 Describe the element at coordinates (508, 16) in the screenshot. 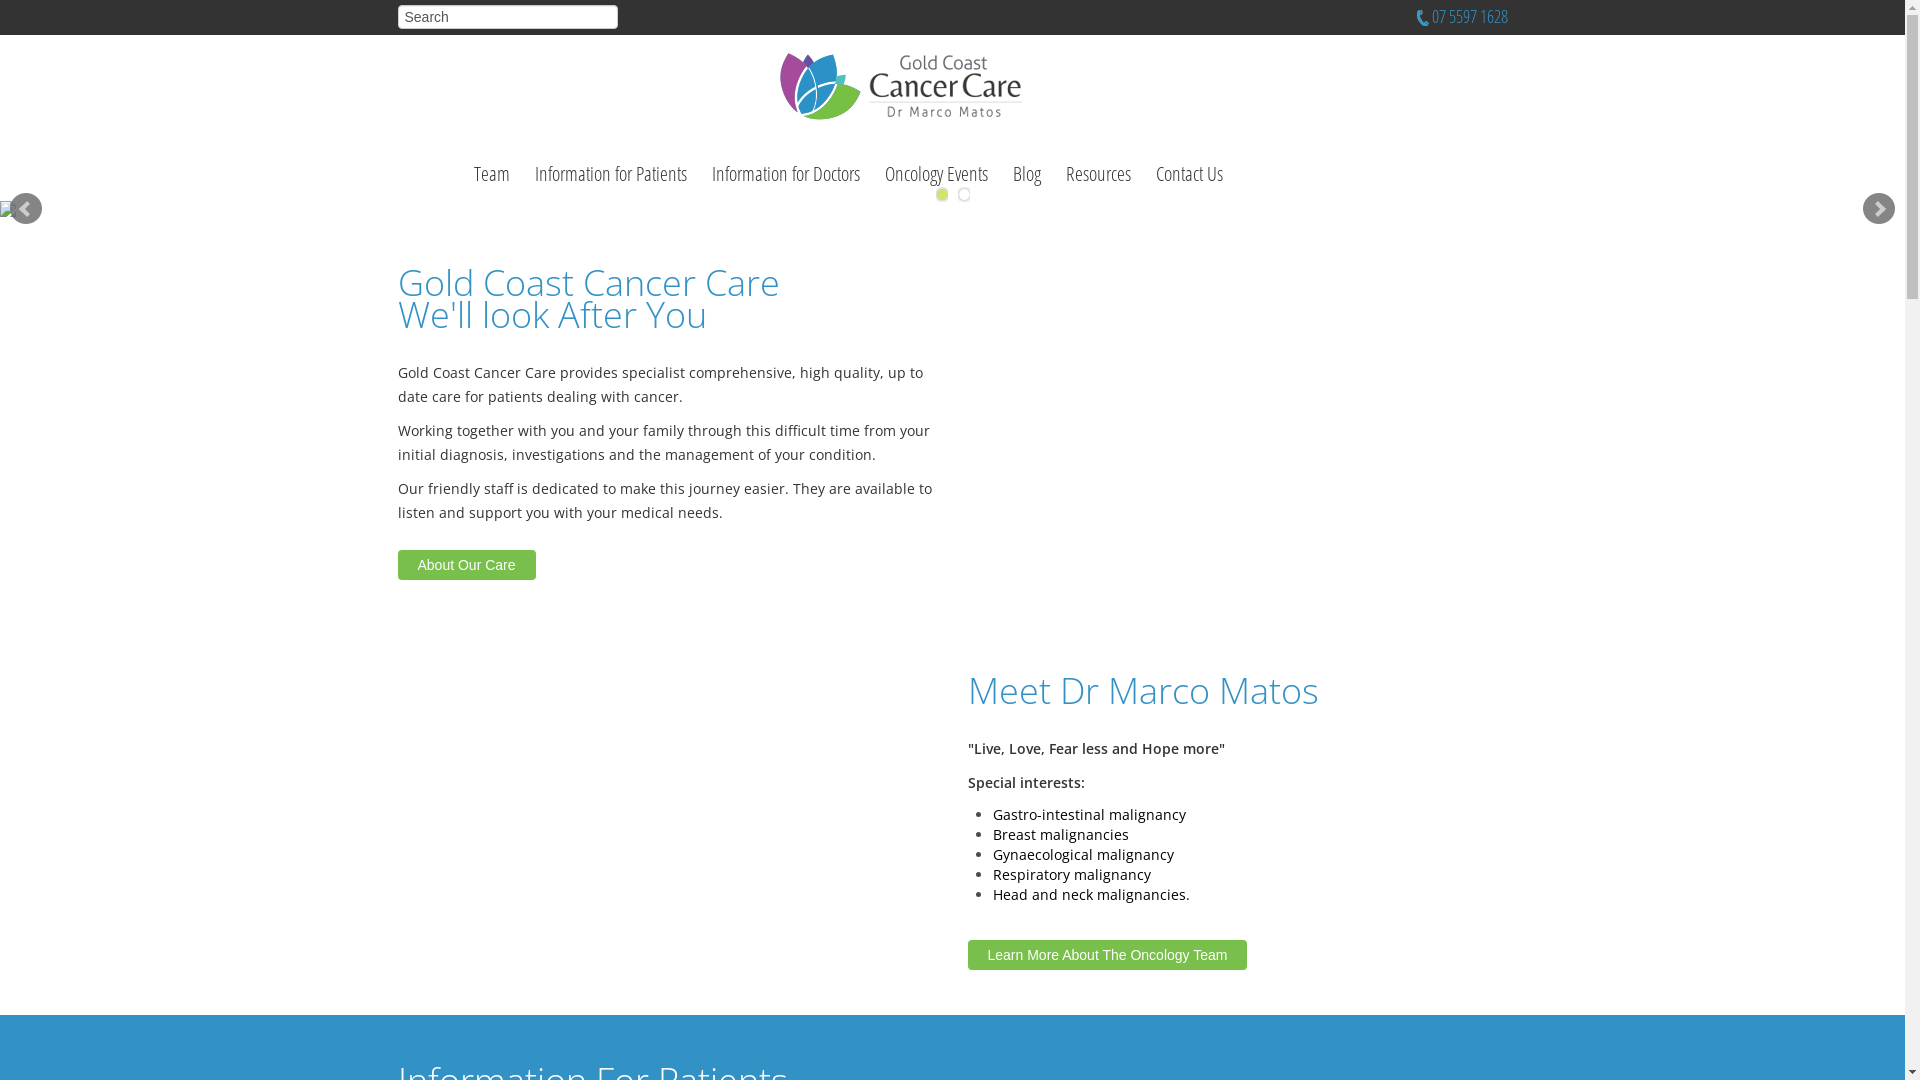

I see `'Search'` at that location.